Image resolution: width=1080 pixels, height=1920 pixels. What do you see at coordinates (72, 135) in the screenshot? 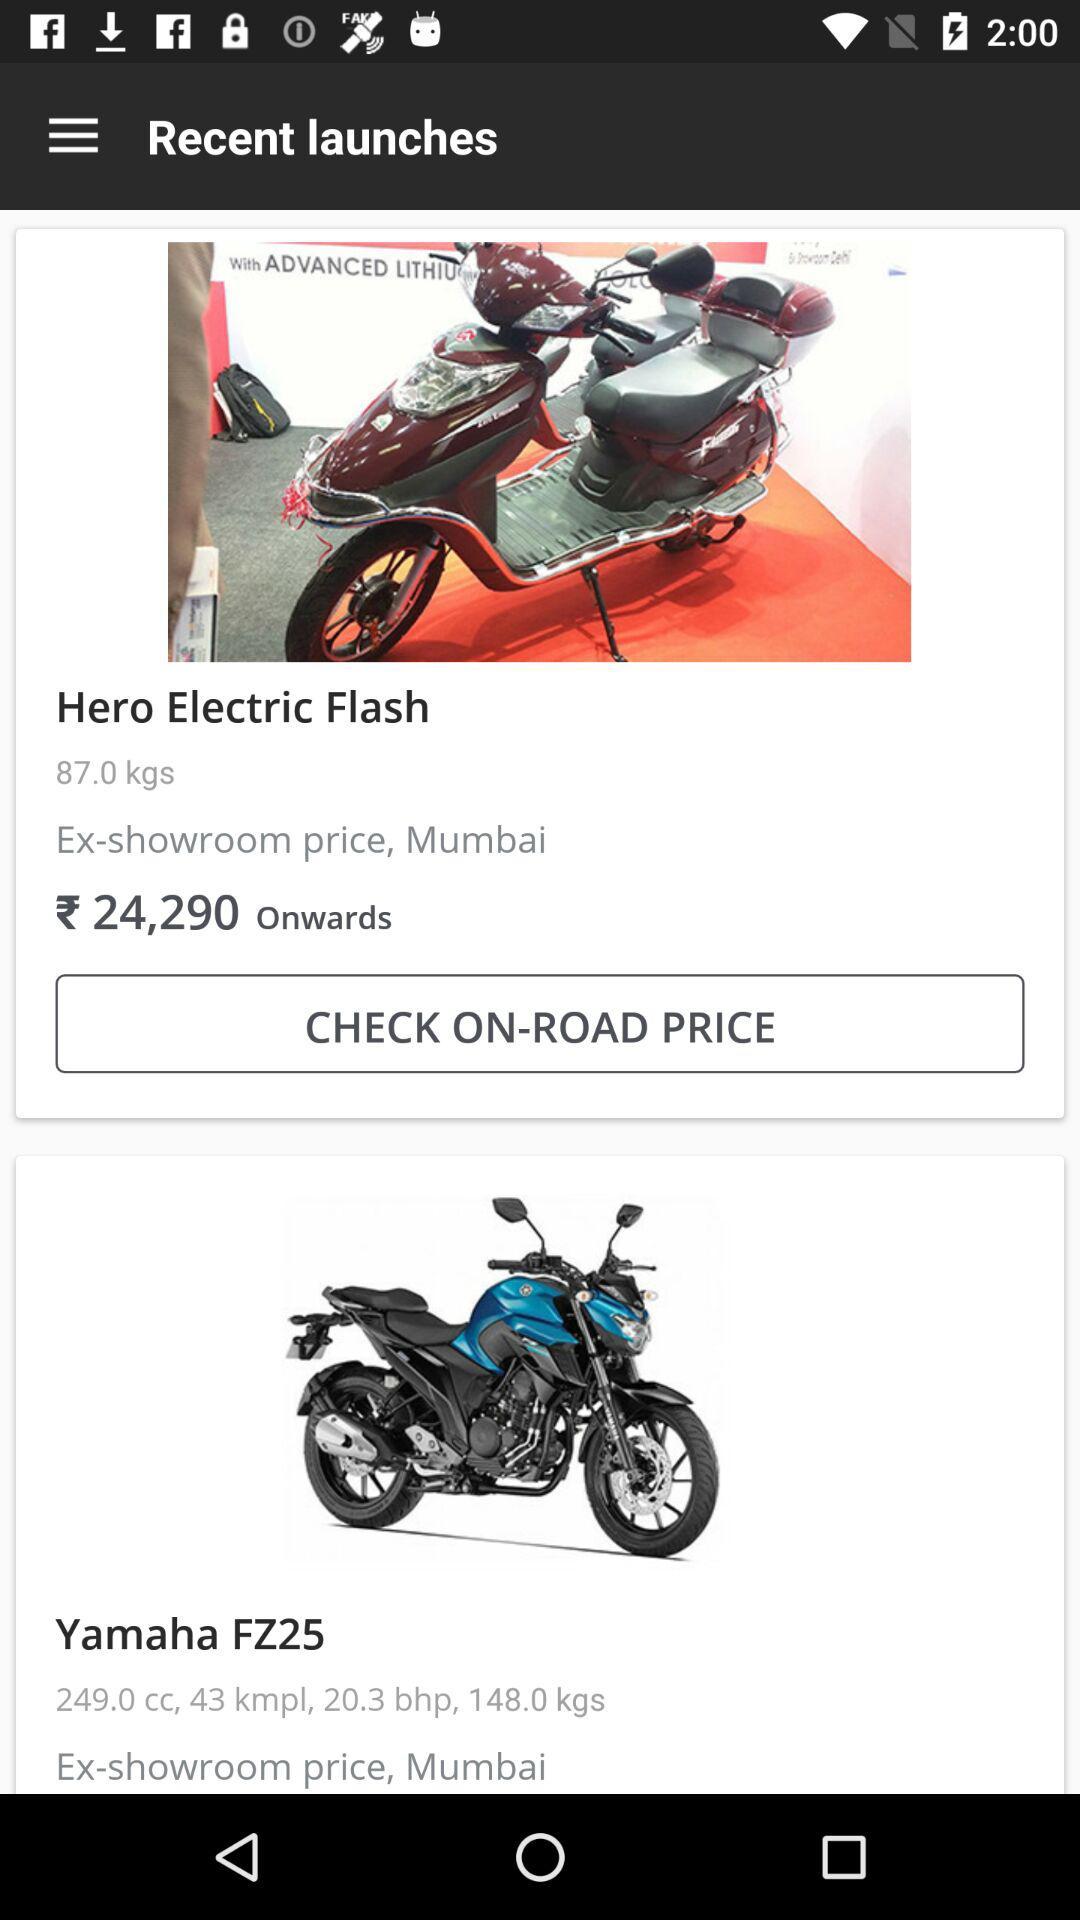
I see `icon to the left of the recent launches icon` at bounding box center [72, 135].